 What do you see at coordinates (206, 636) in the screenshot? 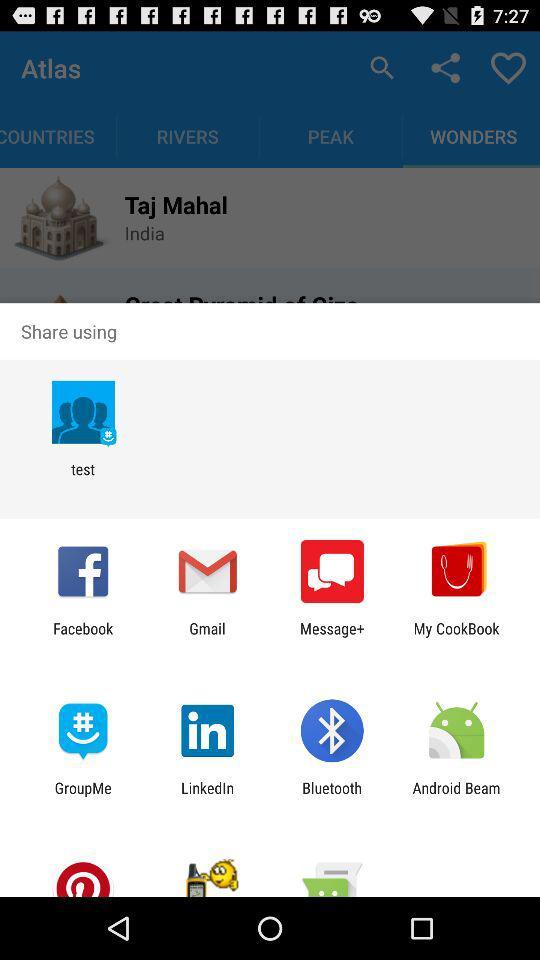
I see `the item to the left of message+ app` at bounding box center [206, 636].